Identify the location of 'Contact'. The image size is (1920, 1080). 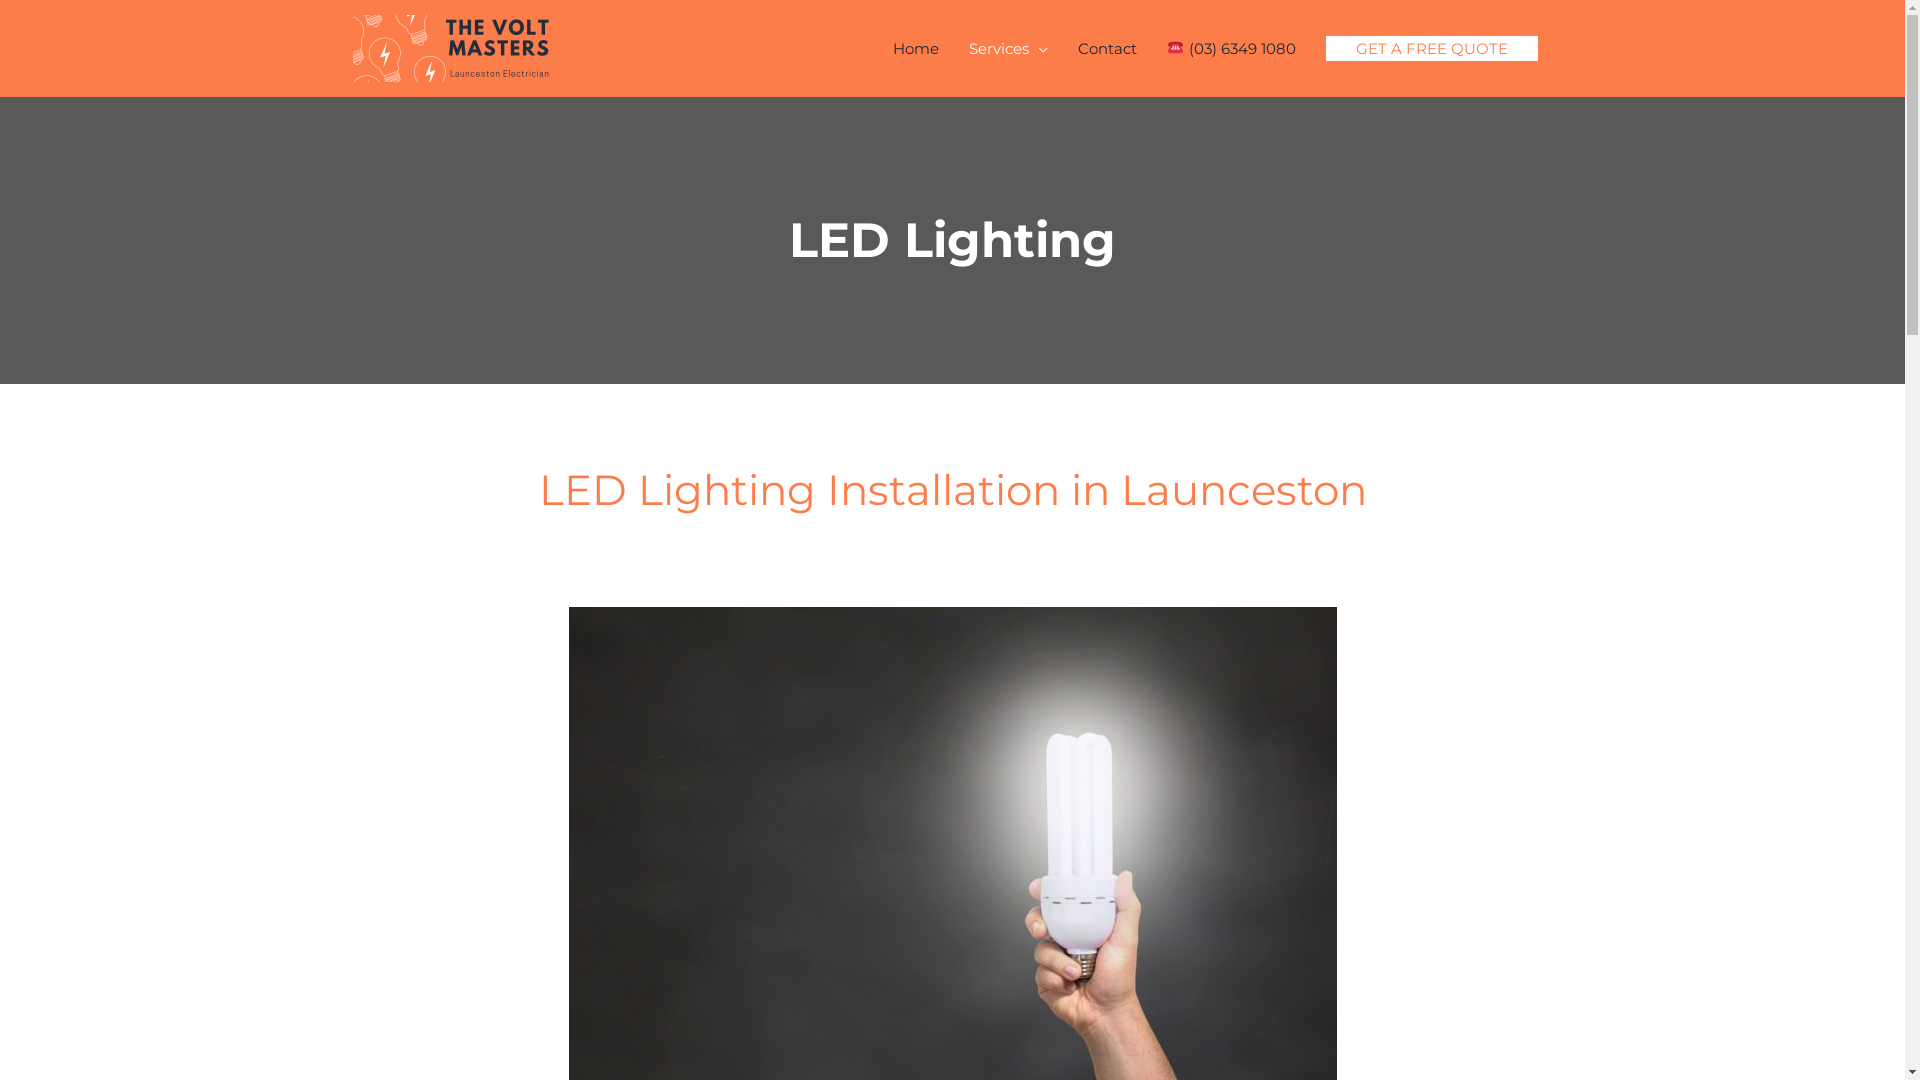
(1106, 46).